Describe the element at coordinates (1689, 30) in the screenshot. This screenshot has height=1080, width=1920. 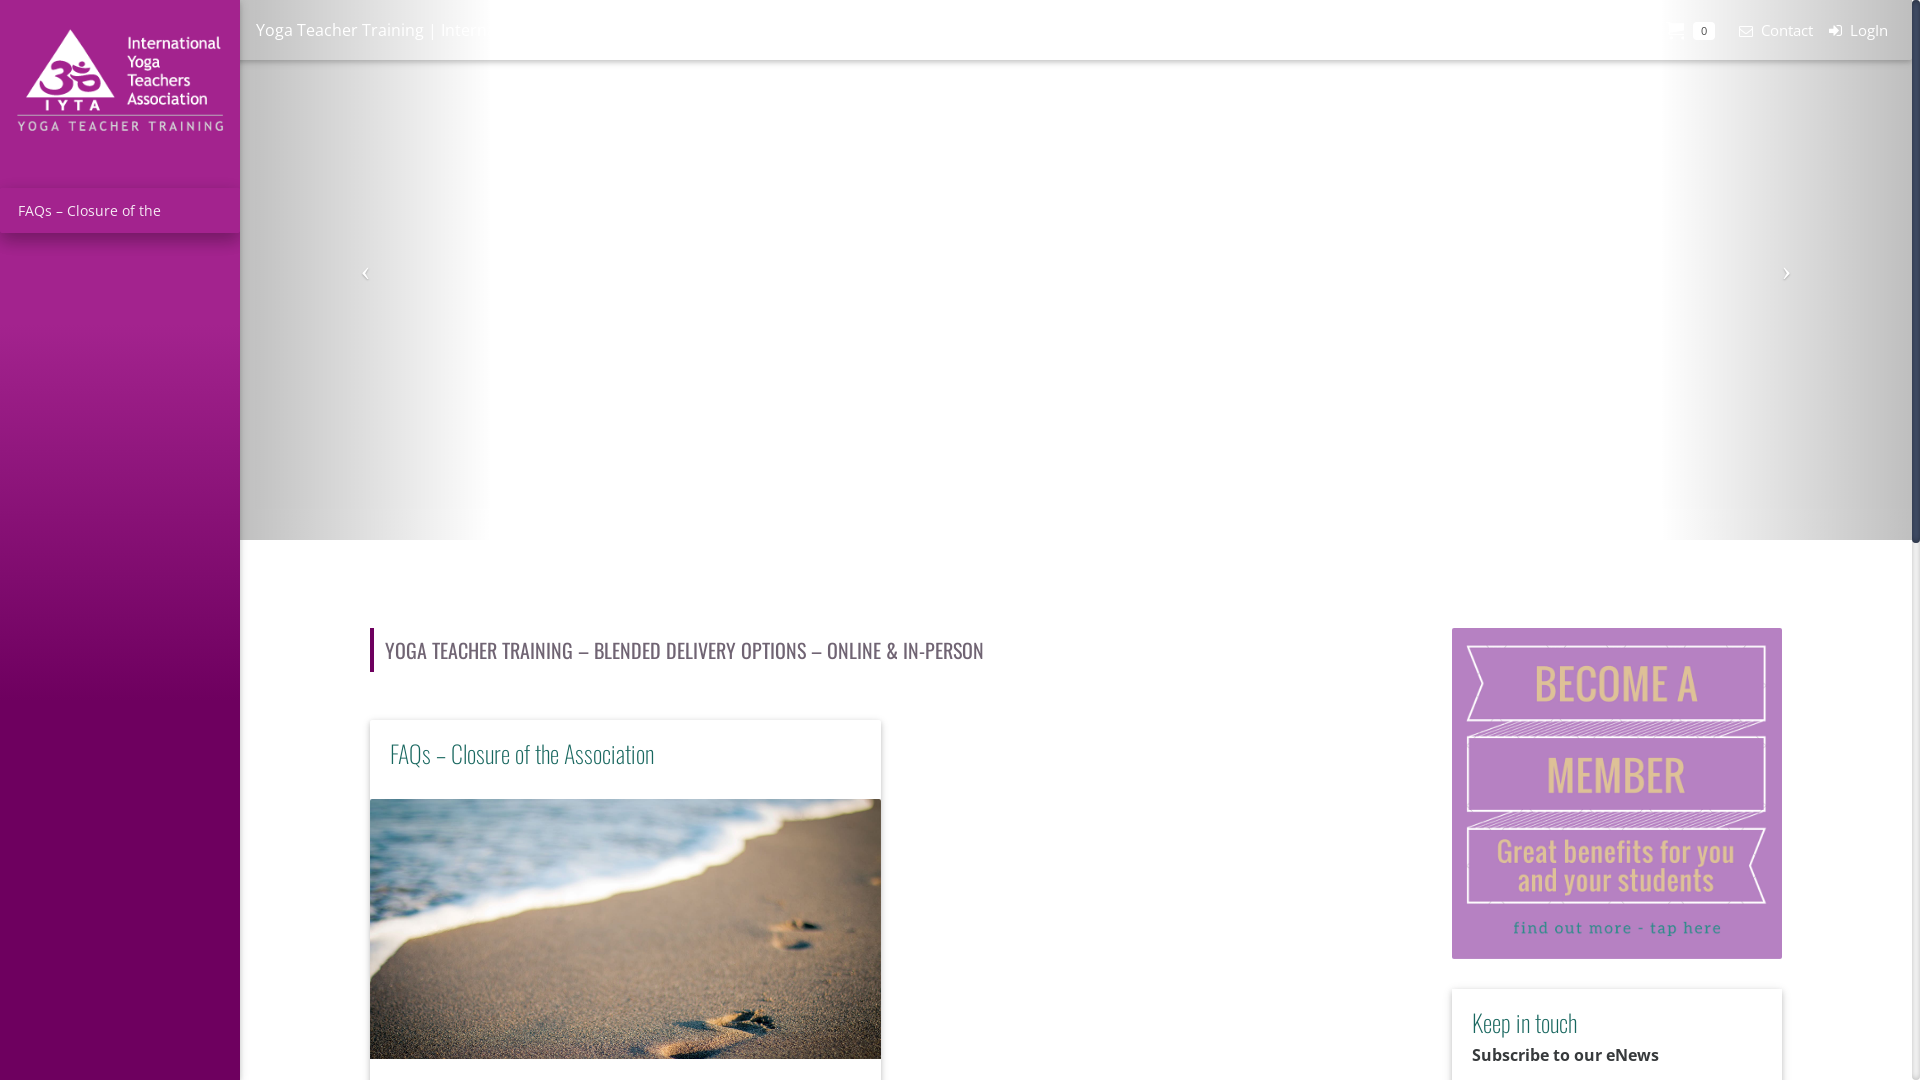
I see `'0'` at that location.